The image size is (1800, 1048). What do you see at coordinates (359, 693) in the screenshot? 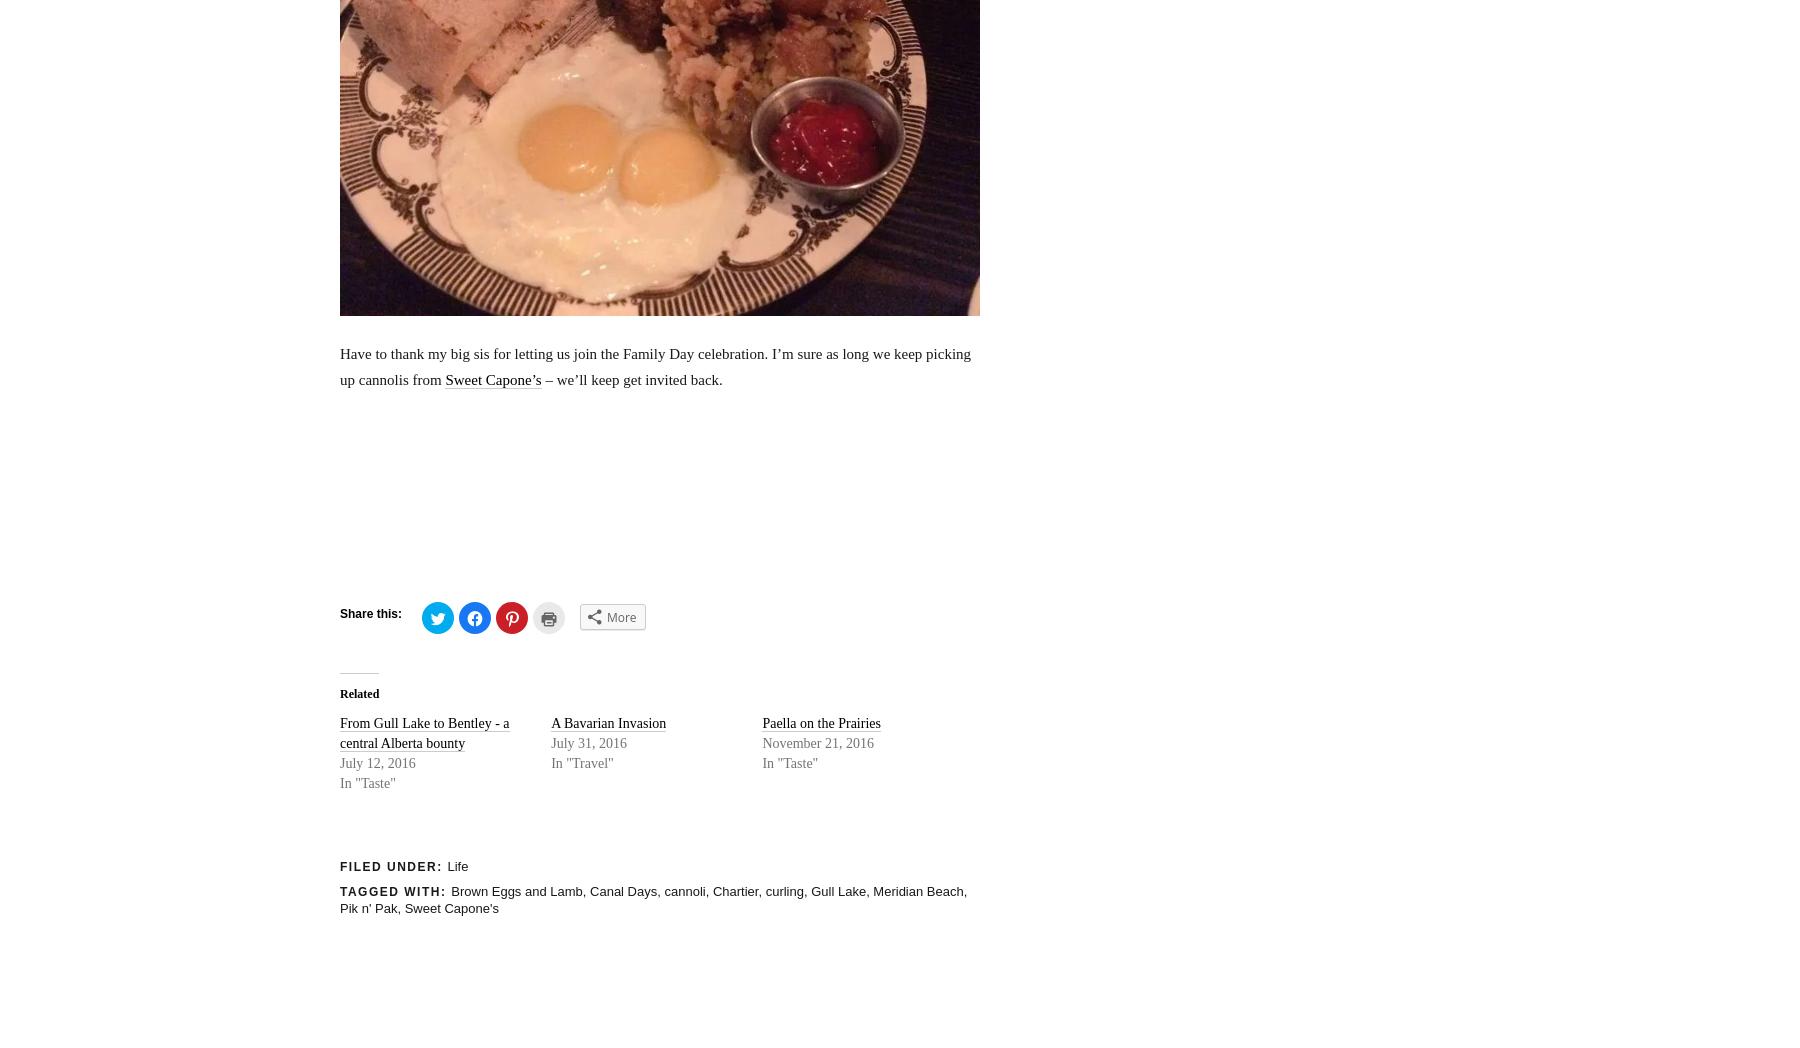
I see `'Related'` at bounding box center [359, 693].